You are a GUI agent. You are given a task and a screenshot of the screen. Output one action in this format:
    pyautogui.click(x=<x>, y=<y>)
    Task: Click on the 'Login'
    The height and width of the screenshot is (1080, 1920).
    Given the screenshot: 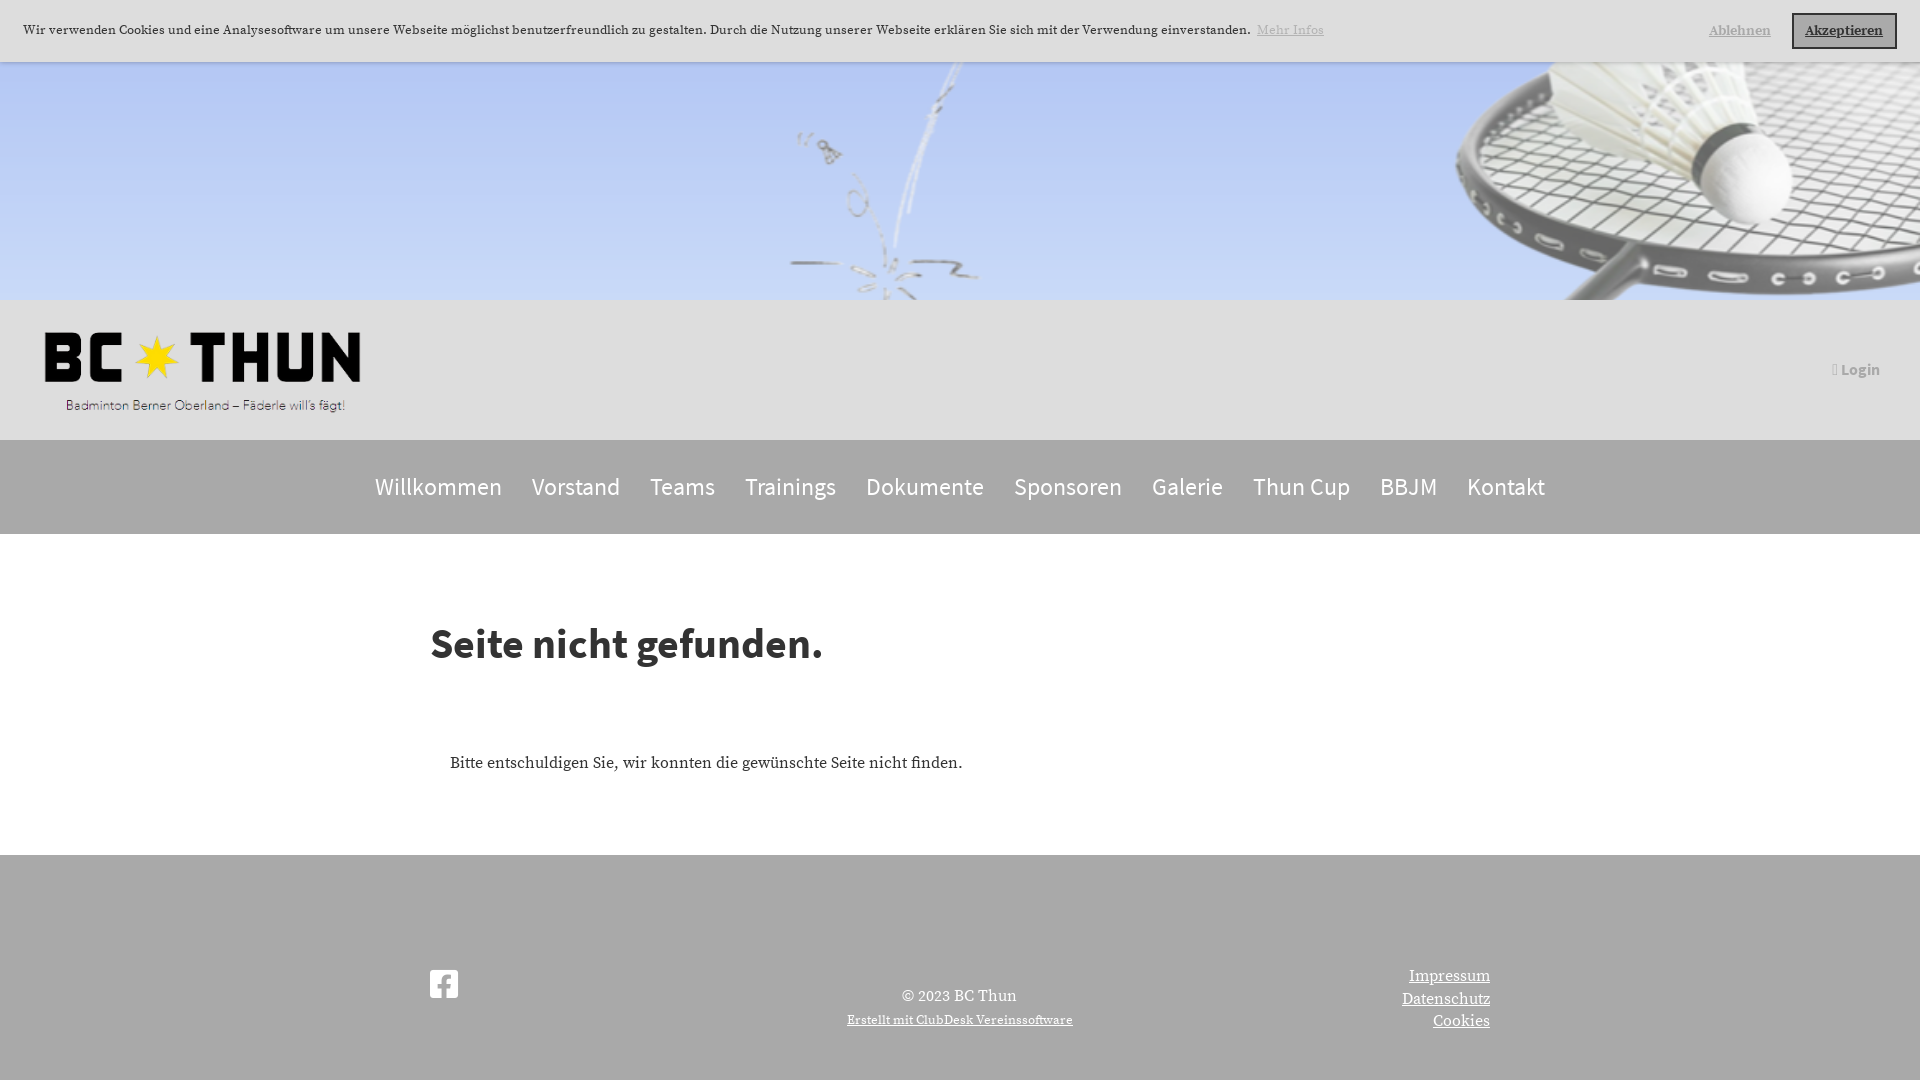 What is the action you would take?
    pyautogui.click(x=1828, y=369)
    